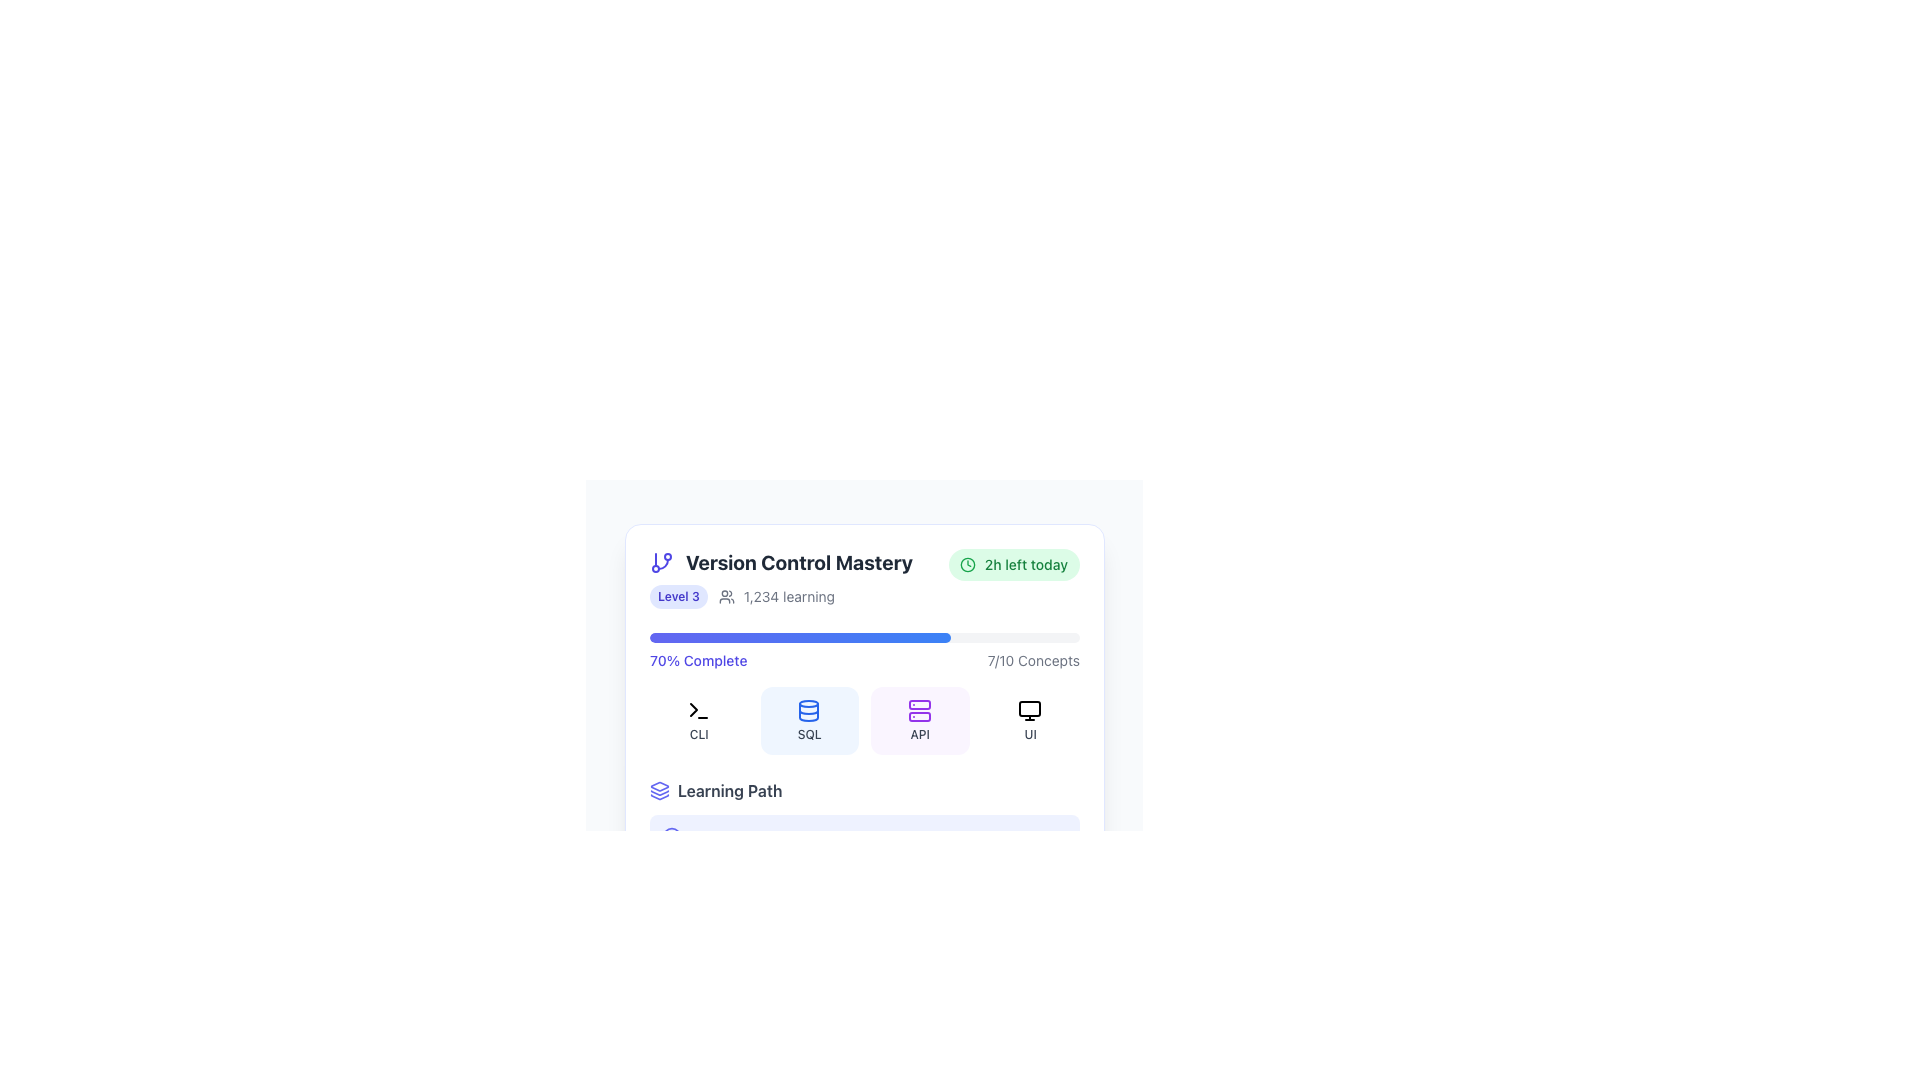  What do you see at coordinates (864, 637) in the screenshot?
I see `the Progress Bar displayed within the 'Version Control Mastery' card, which has a soft gray background and a blue-to-indigo gradient filling, indicating progress` at bounding box center [864, 637].